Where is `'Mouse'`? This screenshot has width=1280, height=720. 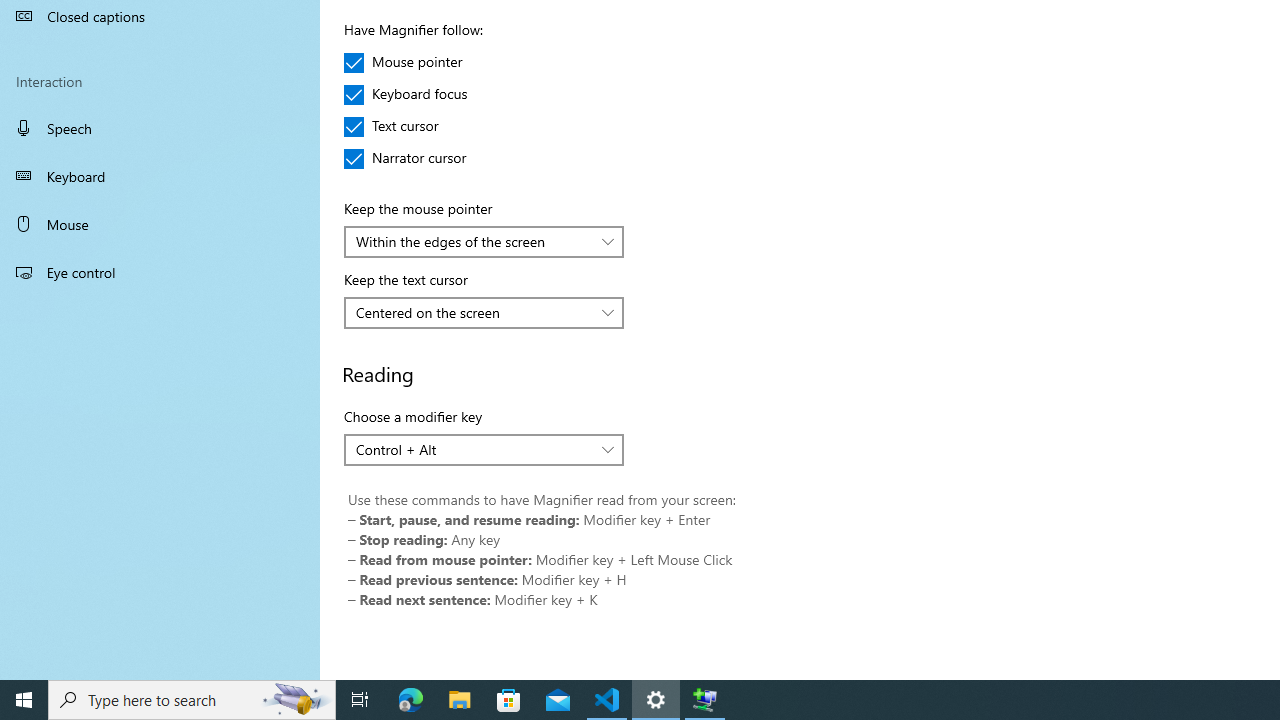
'Mouse' is located at coordinates (160, 223).